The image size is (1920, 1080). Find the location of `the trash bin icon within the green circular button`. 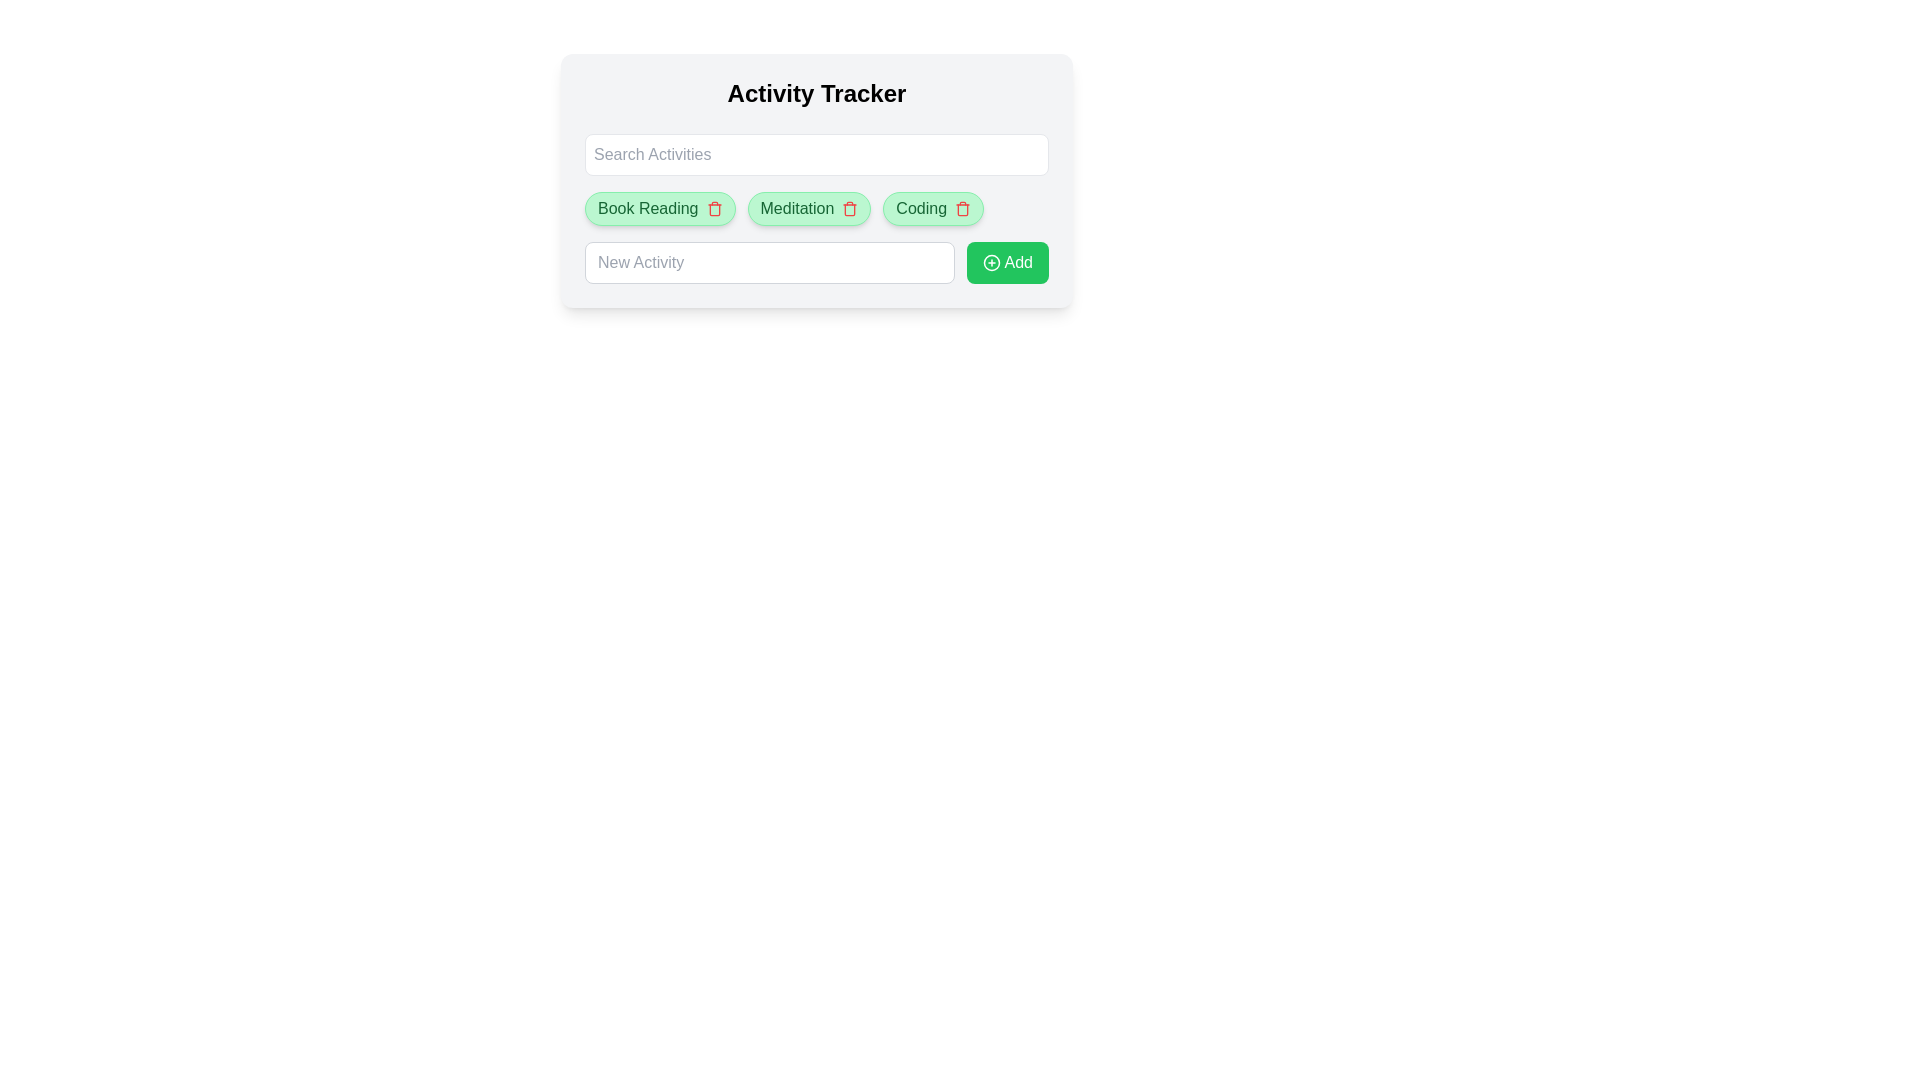

the trash bin icon within the green circular button is located at coordinates (714, 210).